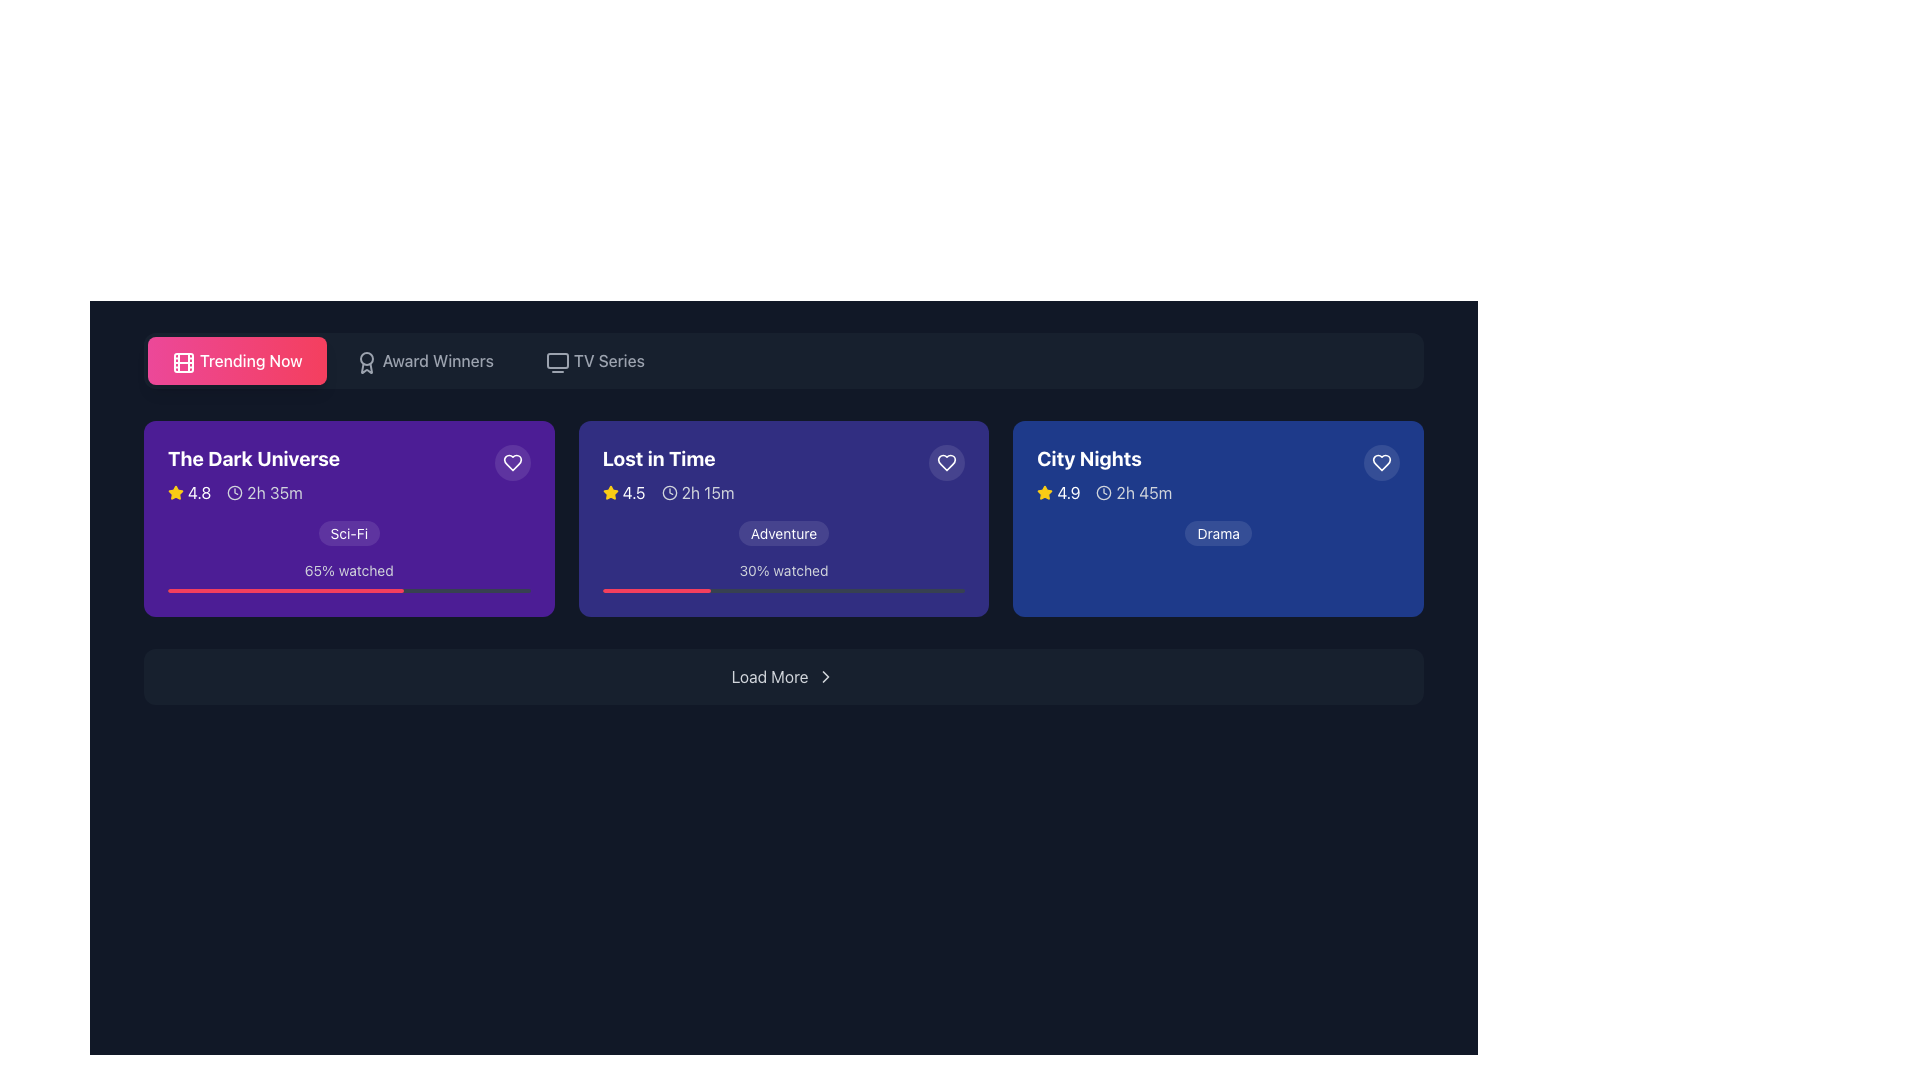 This screenshot has height=1080, width=1920. I want to click on the award badge icon located in the header navigation bar, positioned between the 'Trending Now' and 'TV Series' tabs, so click(366, 362).